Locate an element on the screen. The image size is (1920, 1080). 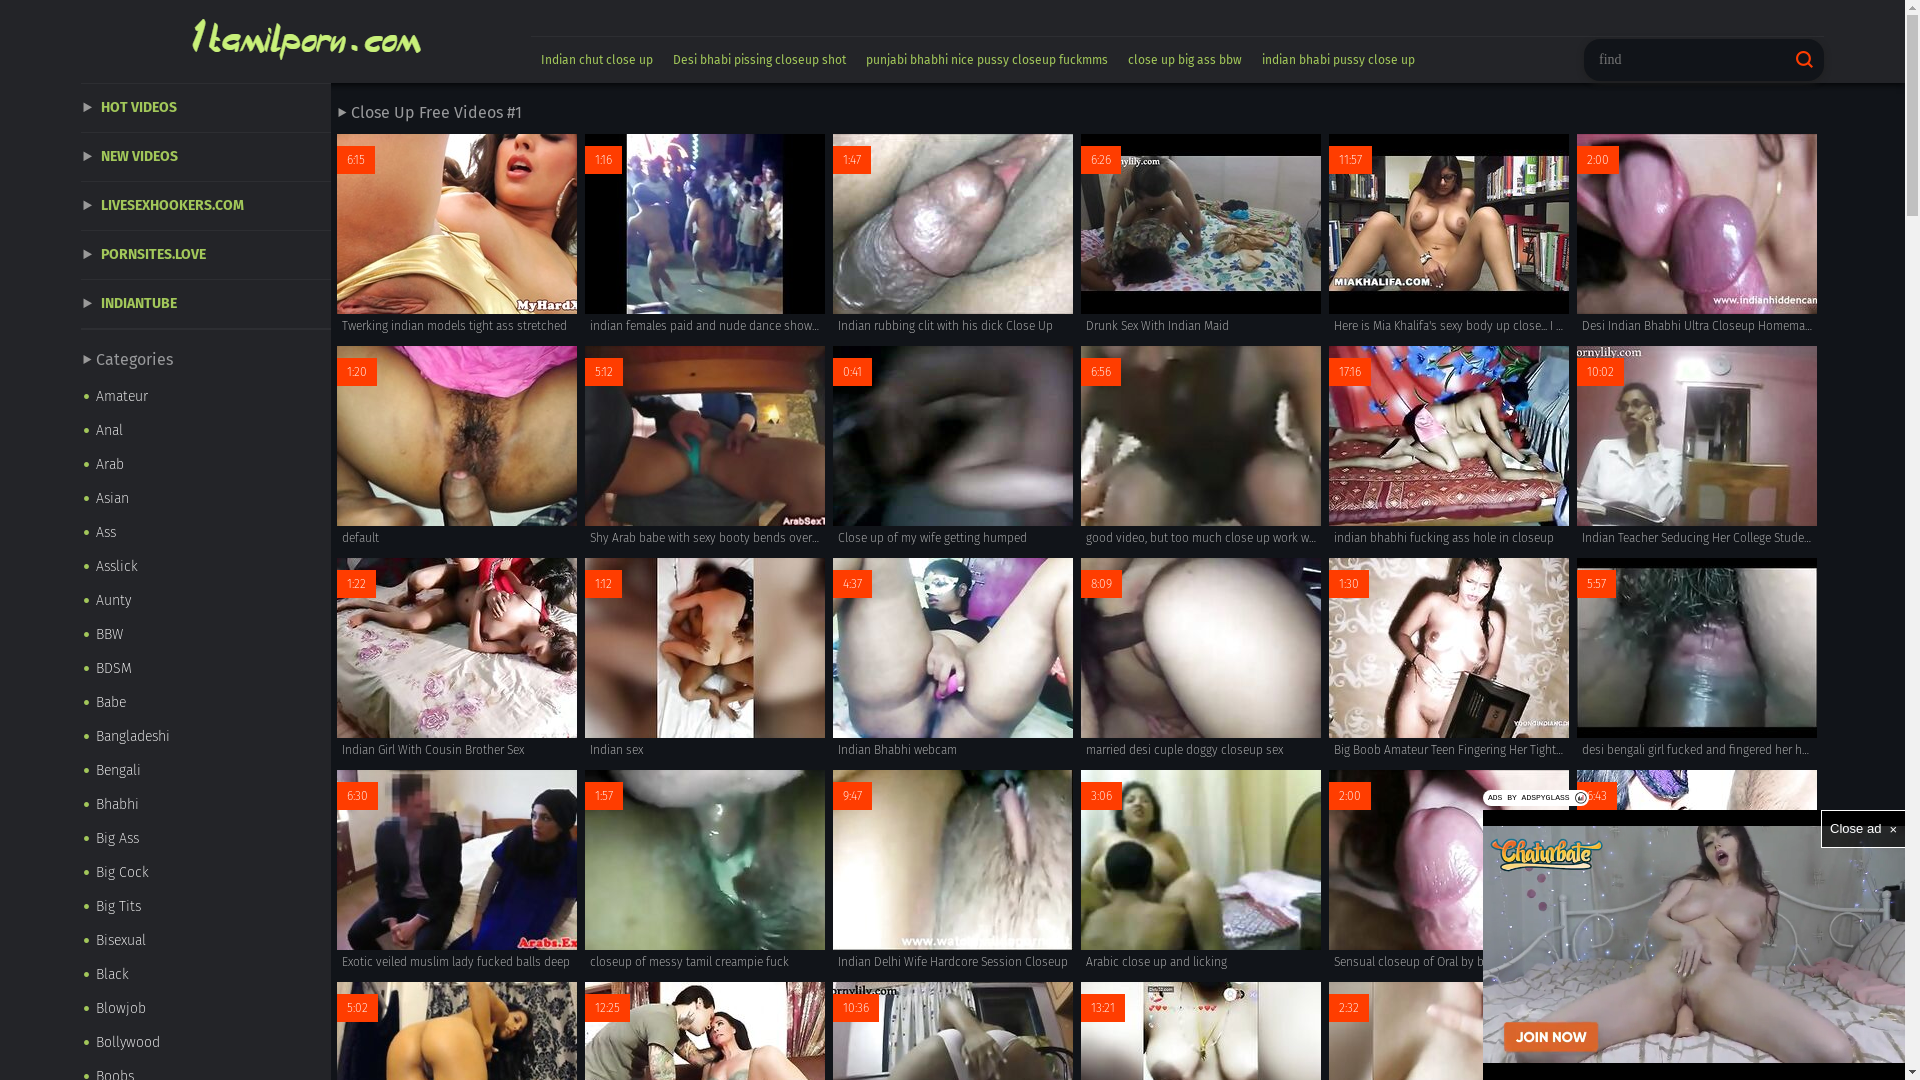
'0:41 is located at coordinates (952, 446).